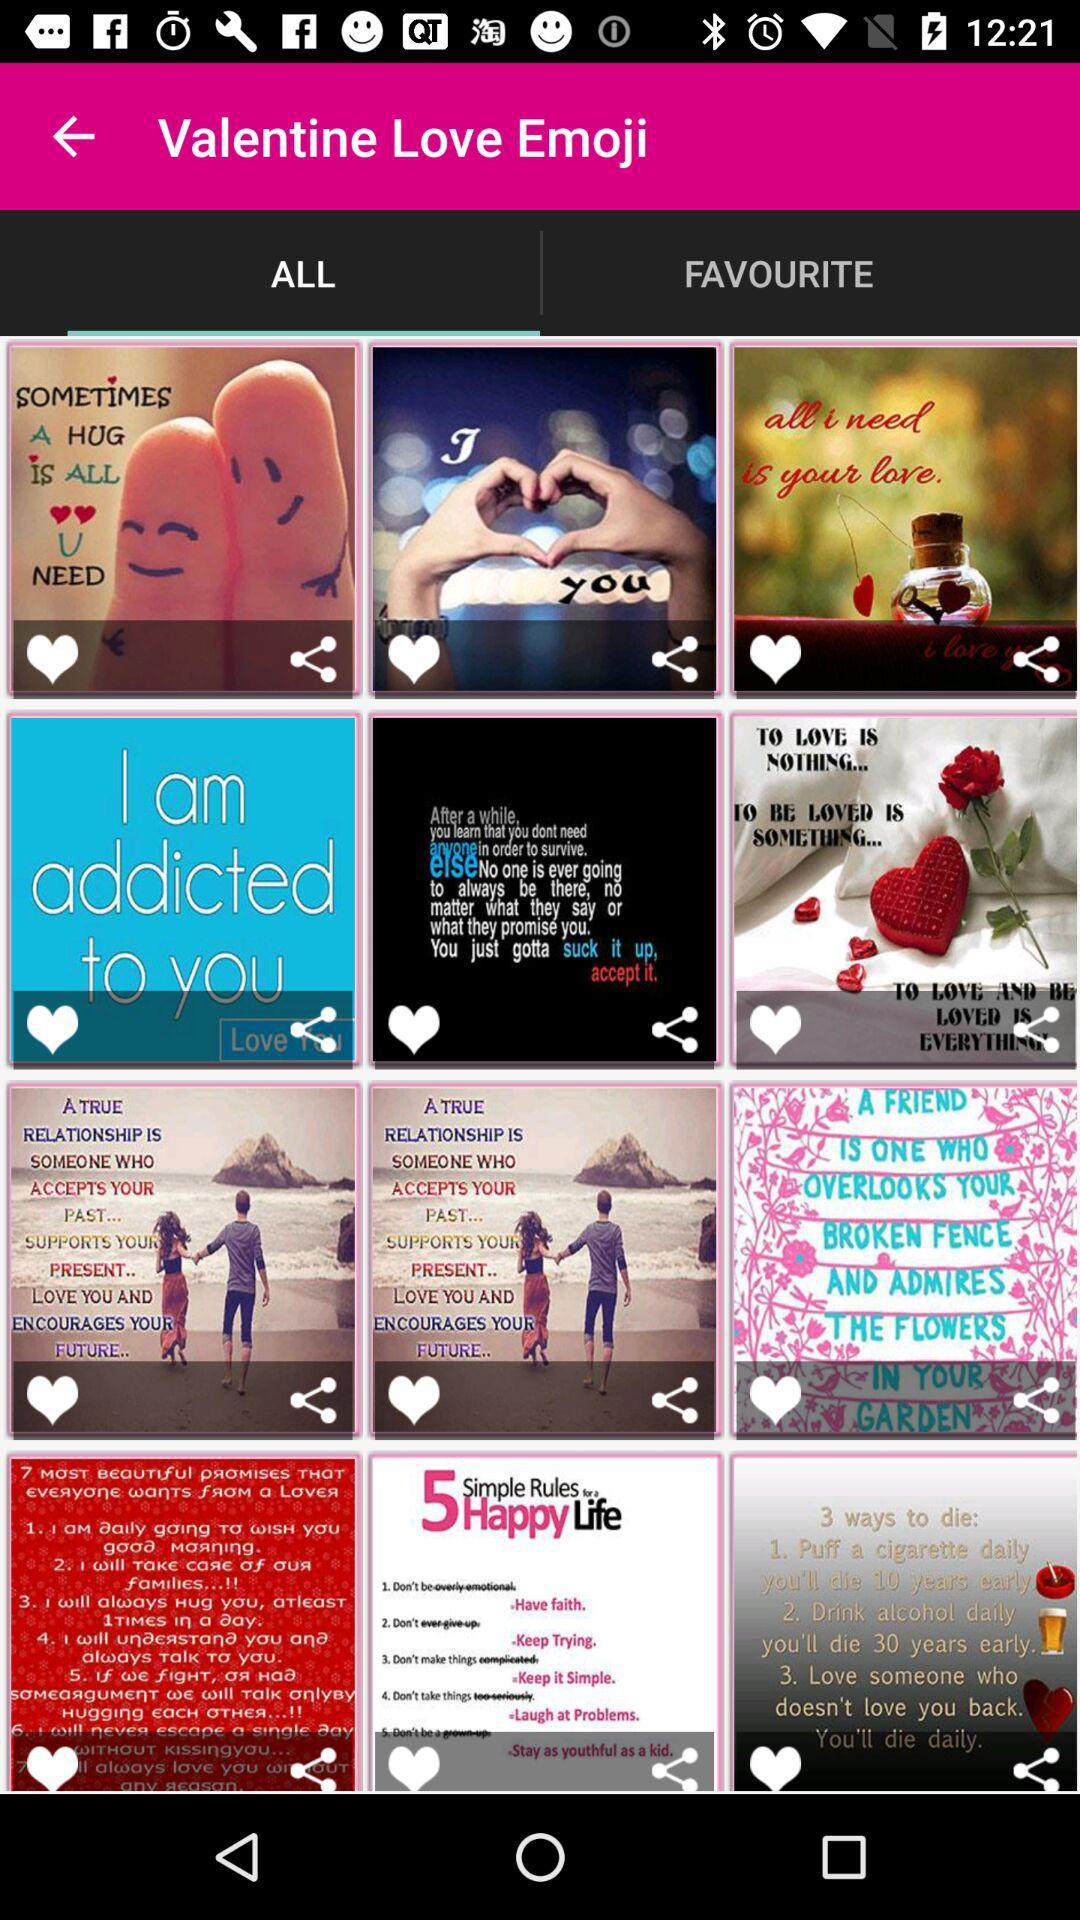 The image size is (1080, 1920). I want to click on like the selected emoji, so click(51, 1768).